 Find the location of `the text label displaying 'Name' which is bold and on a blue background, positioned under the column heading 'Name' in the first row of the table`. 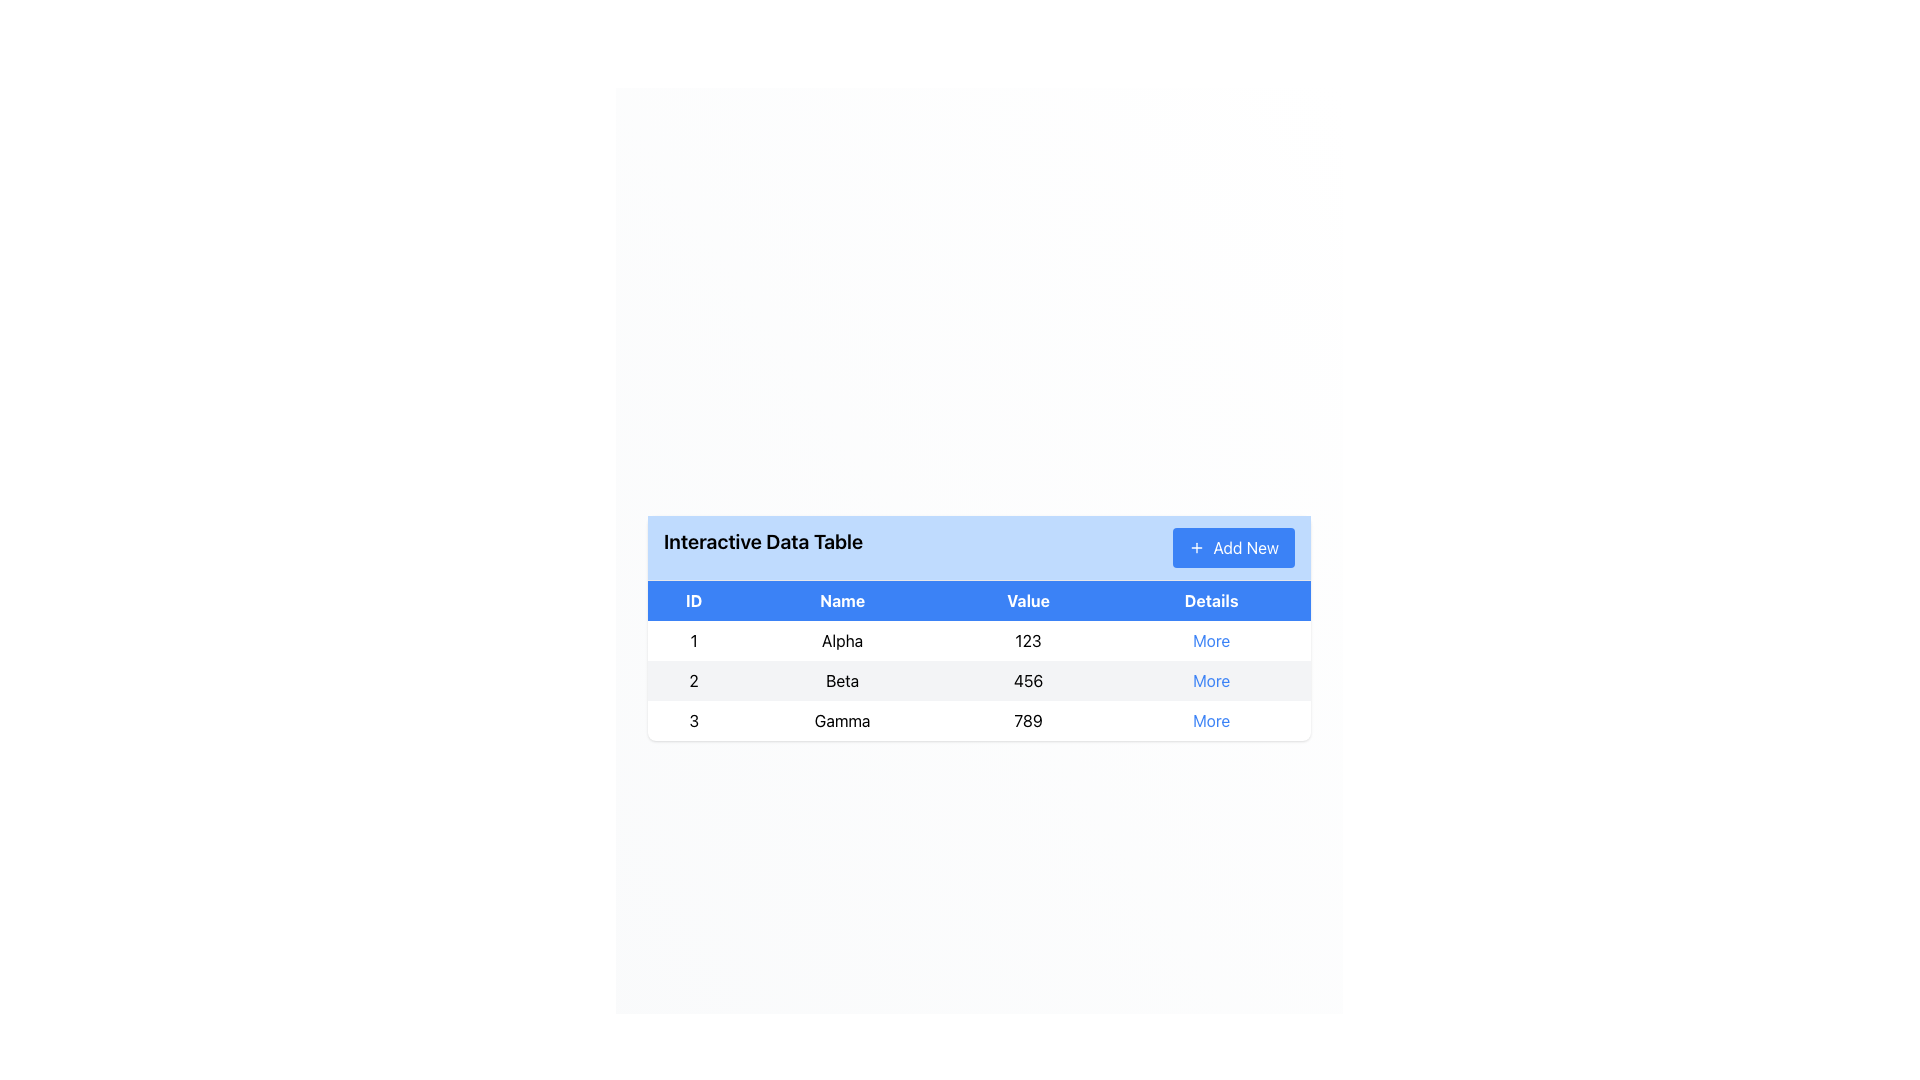

the text label displaying 'Name' which is bold and on a blue background, positioned under the column heading 'Name' in the first row of the table is located at coordinates (842, 599).